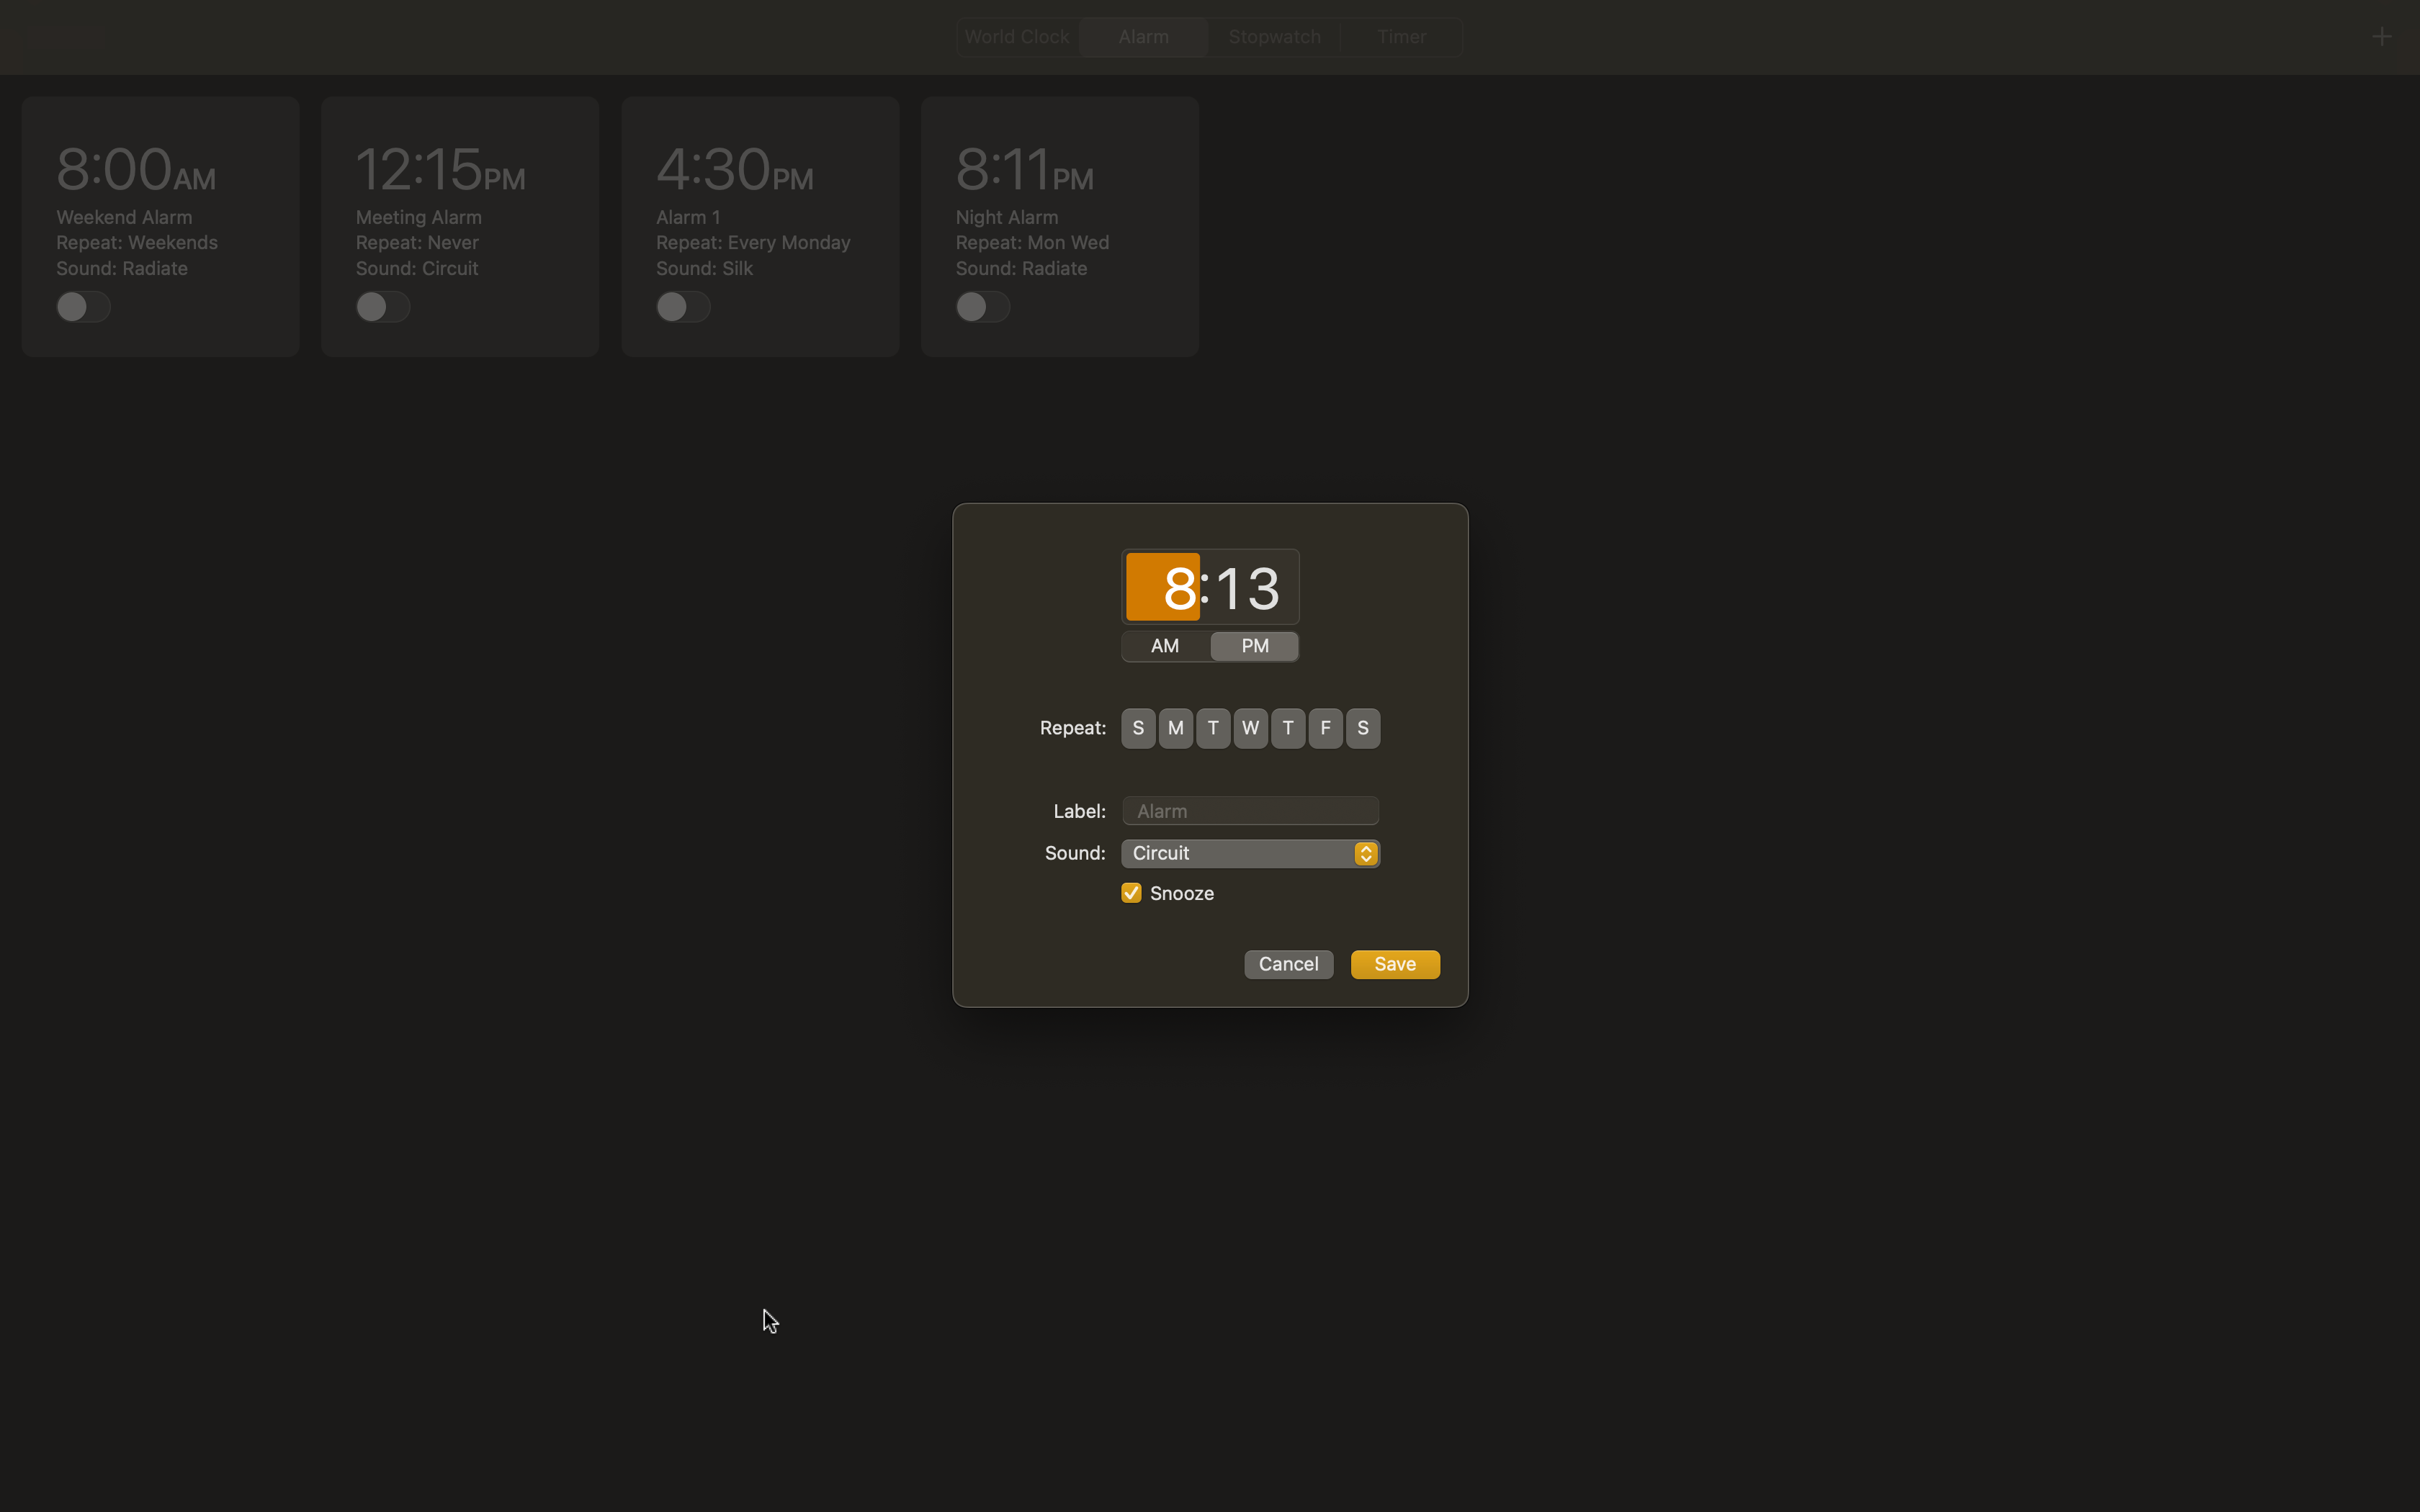 This screenshot has width=2420, height=1512. What do you see at coordinates (1394, 964) in the screenshot?
I see `Store alarm settings` at bounding box center [1394, 964].